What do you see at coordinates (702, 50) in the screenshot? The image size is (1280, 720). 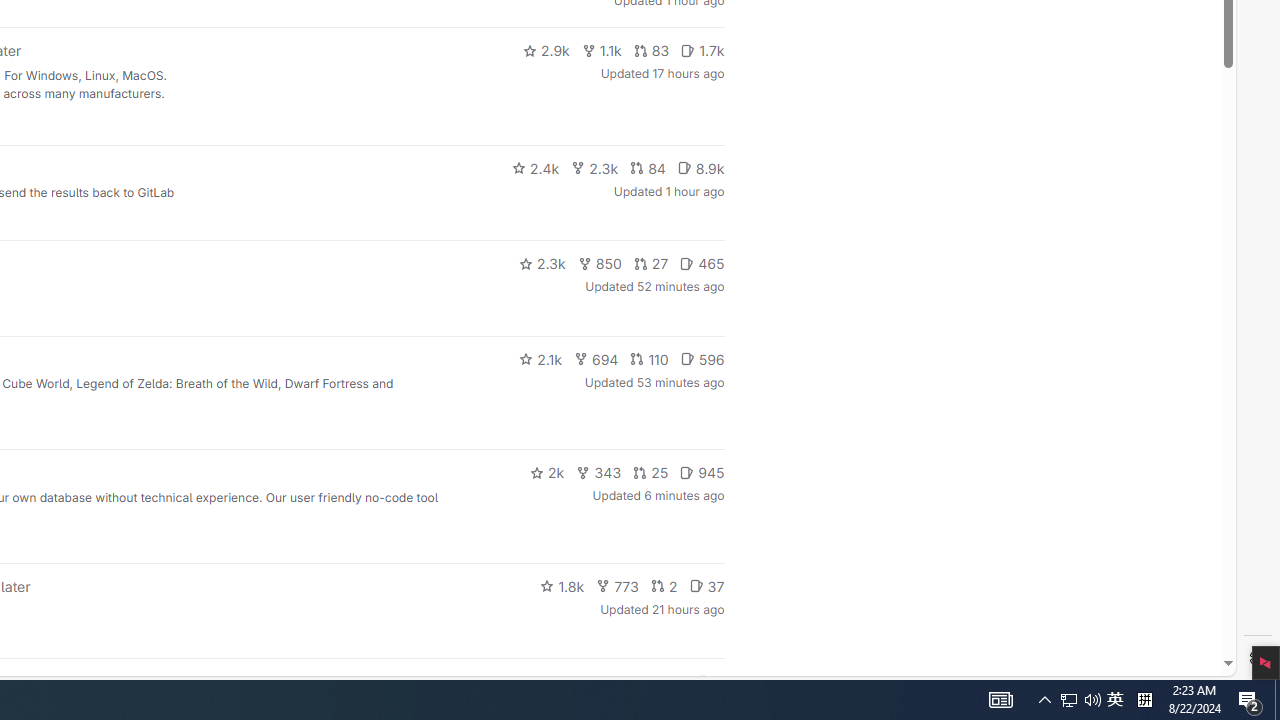 I see `'1.7k'` at bounding box center [702, 50].